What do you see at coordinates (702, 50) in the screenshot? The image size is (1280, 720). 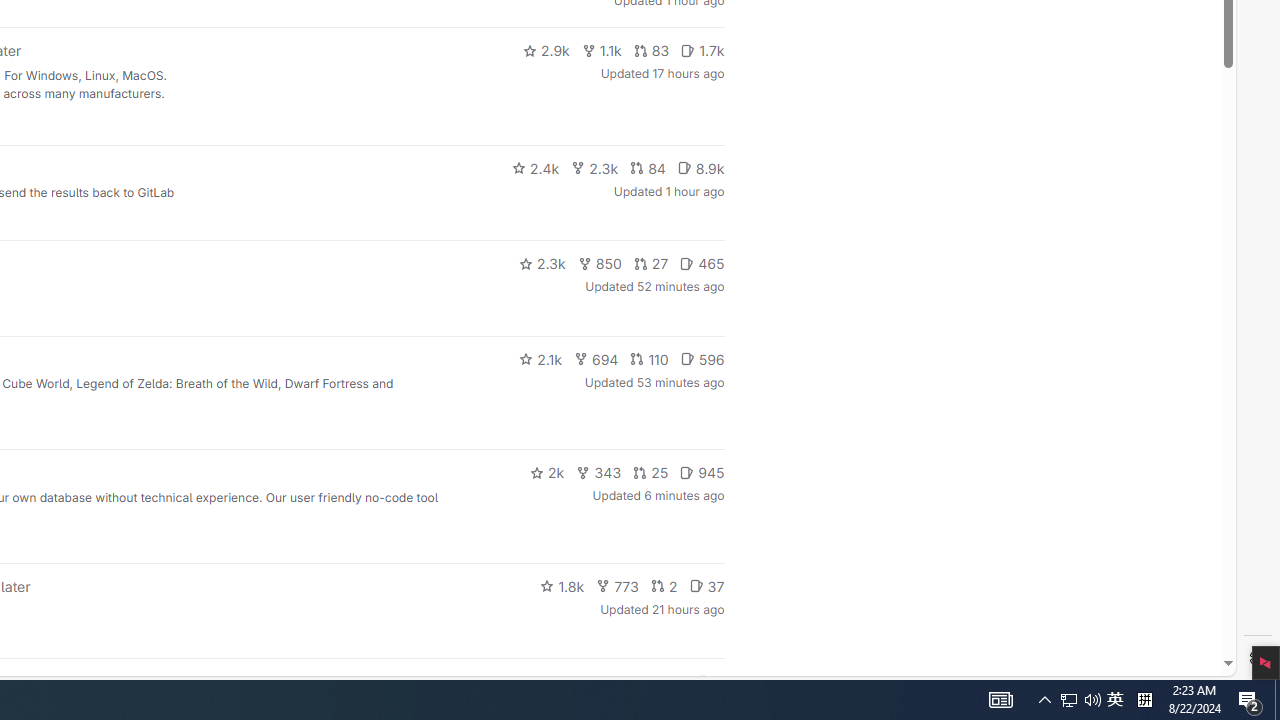 I see `'1.7k'` at bounding box center [702, 50].